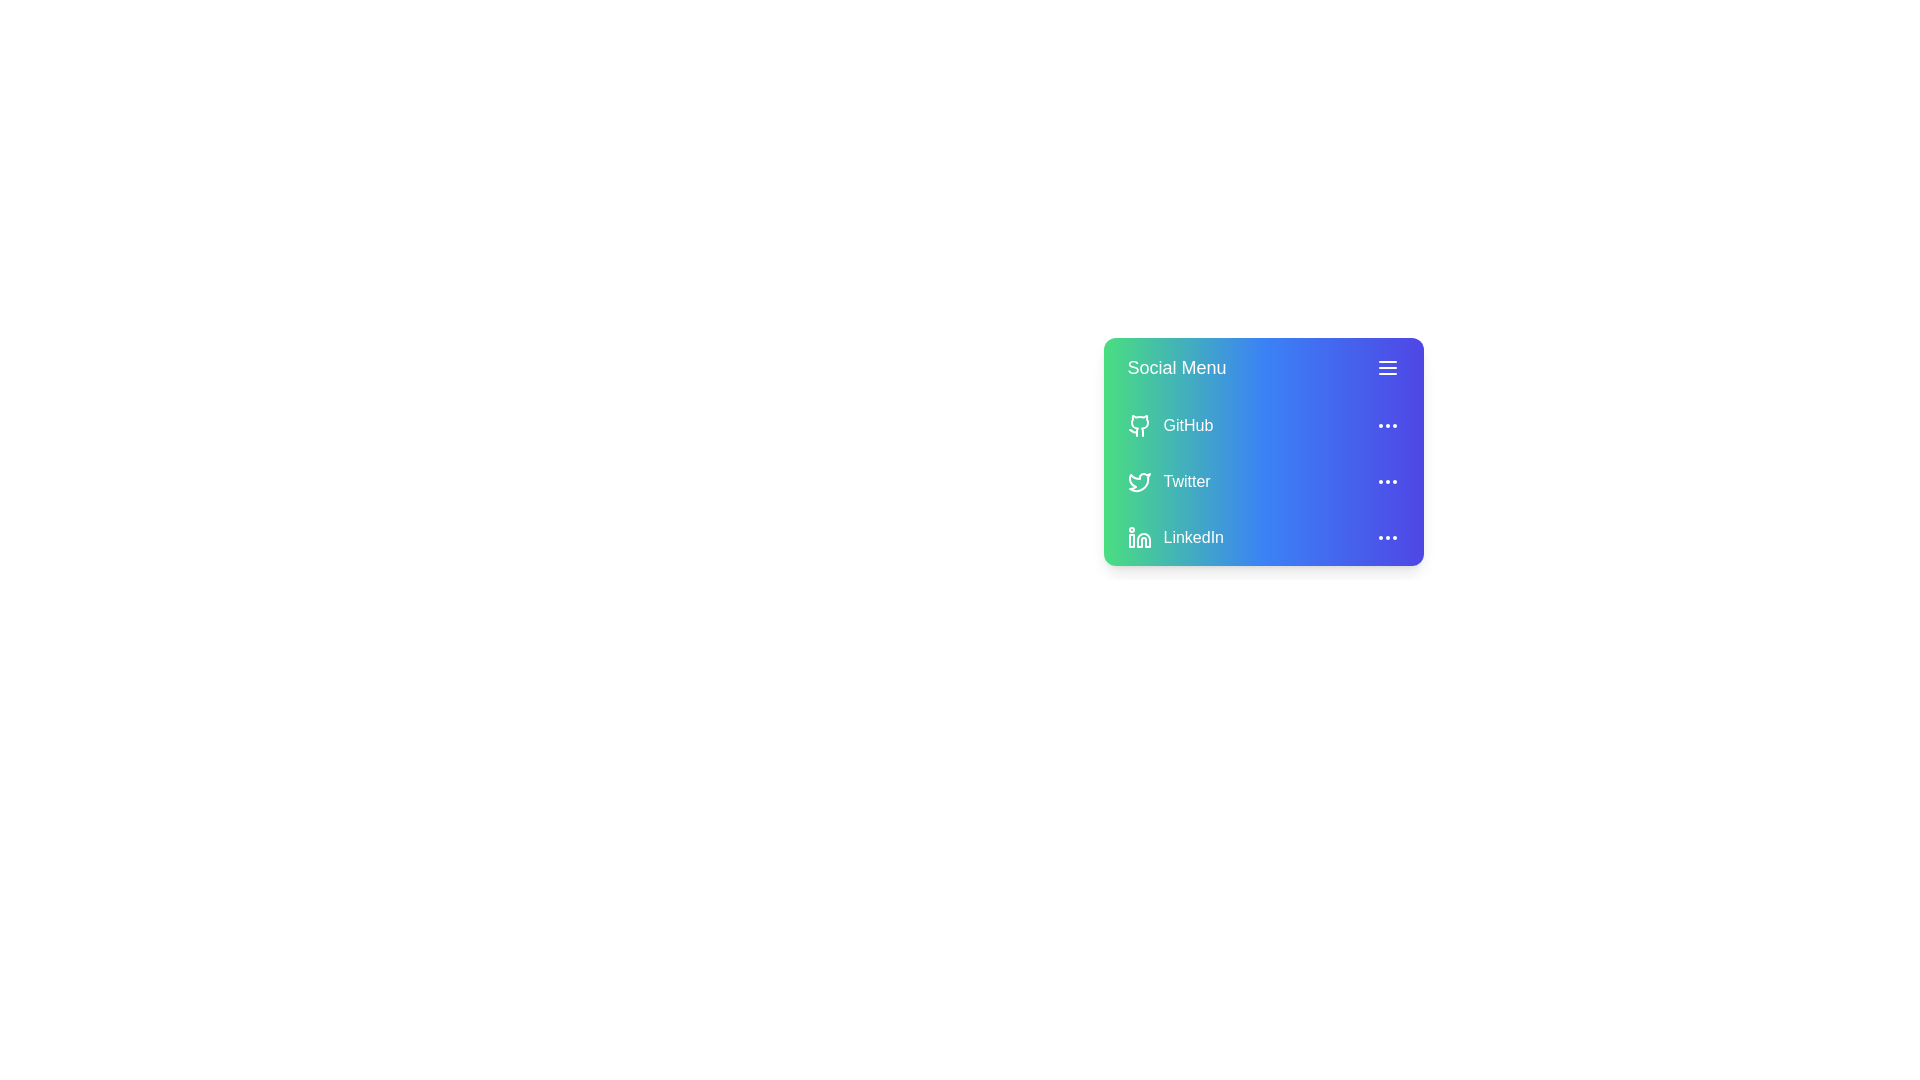  Describe the element at coordinates (1262, 367) in the screenshot. I see `the 'Social Menu' button to toggle the menu's visibility` at that location.